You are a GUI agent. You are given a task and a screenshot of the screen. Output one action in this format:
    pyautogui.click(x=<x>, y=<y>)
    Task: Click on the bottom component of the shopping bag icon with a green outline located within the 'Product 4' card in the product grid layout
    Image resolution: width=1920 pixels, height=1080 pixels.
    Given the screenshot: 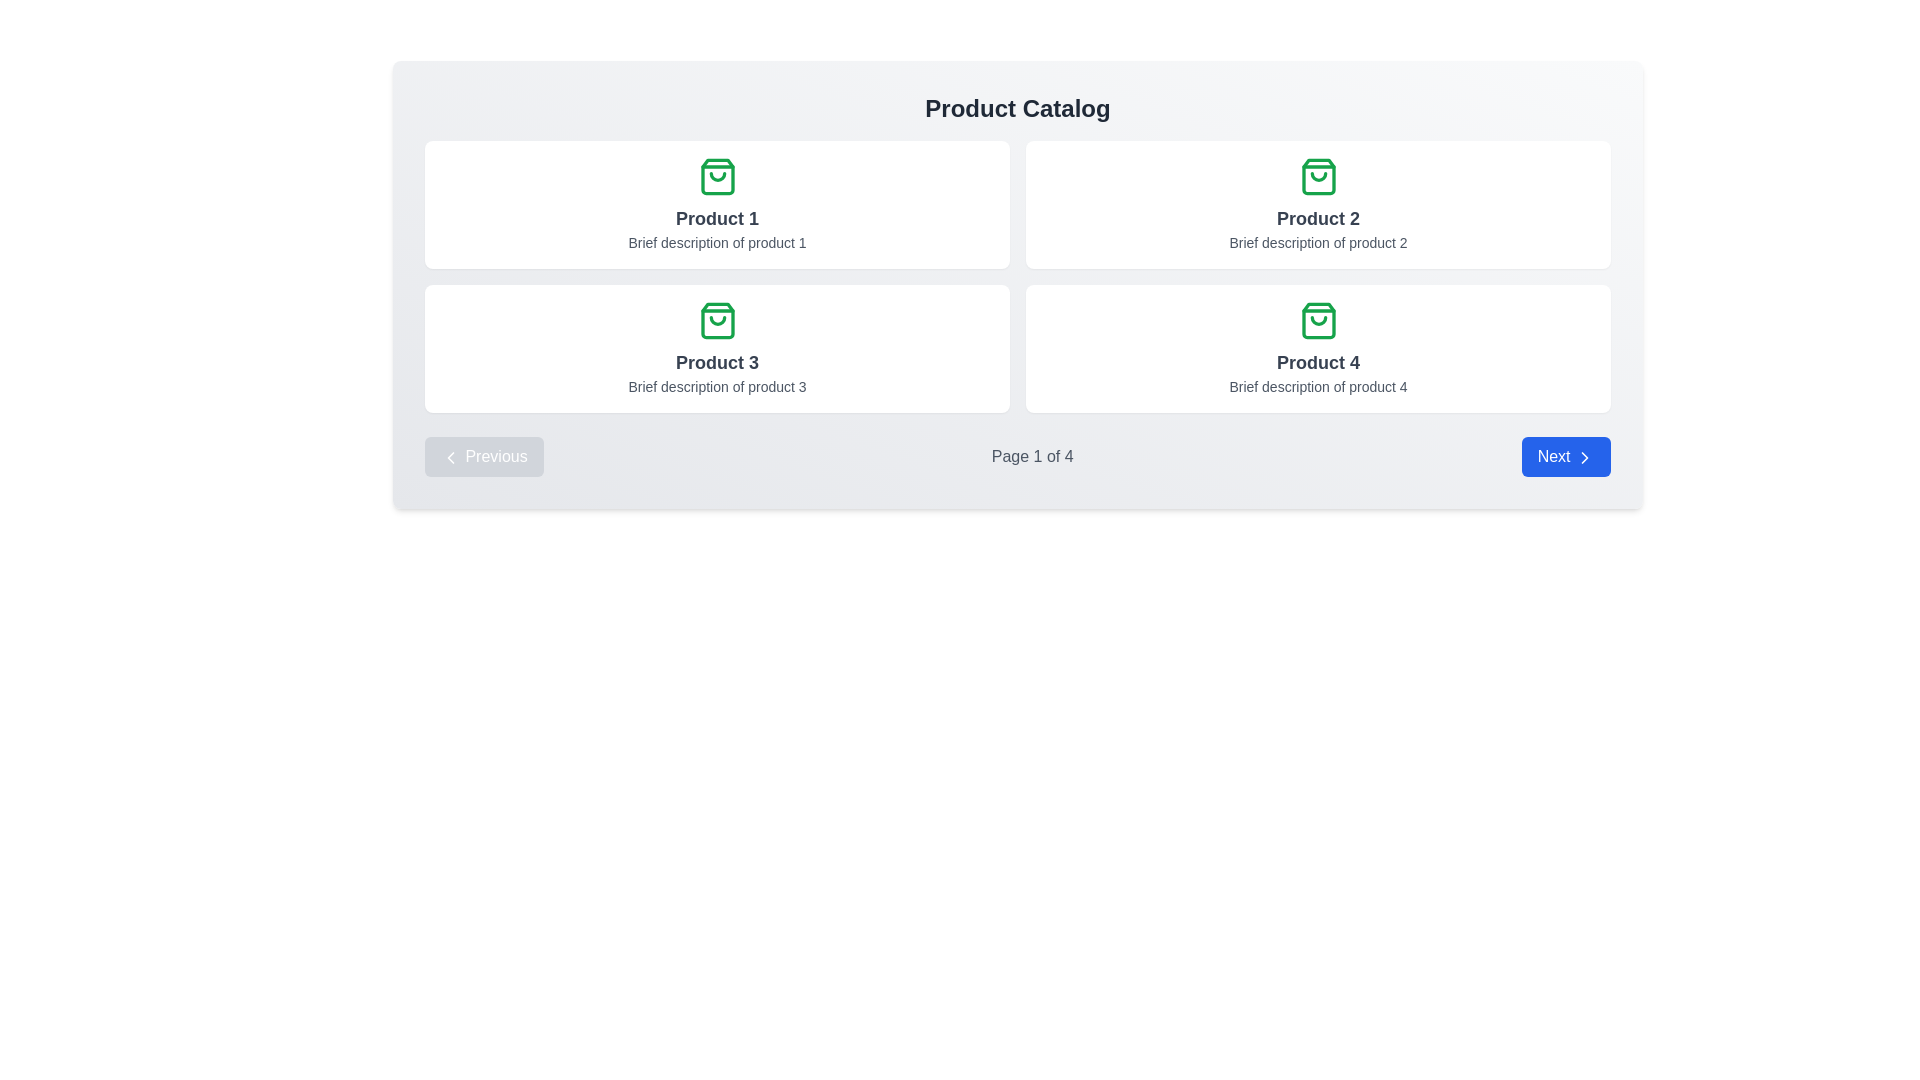 What is the action you would take?
    pyautogui.click(x=1318, y=319)
    